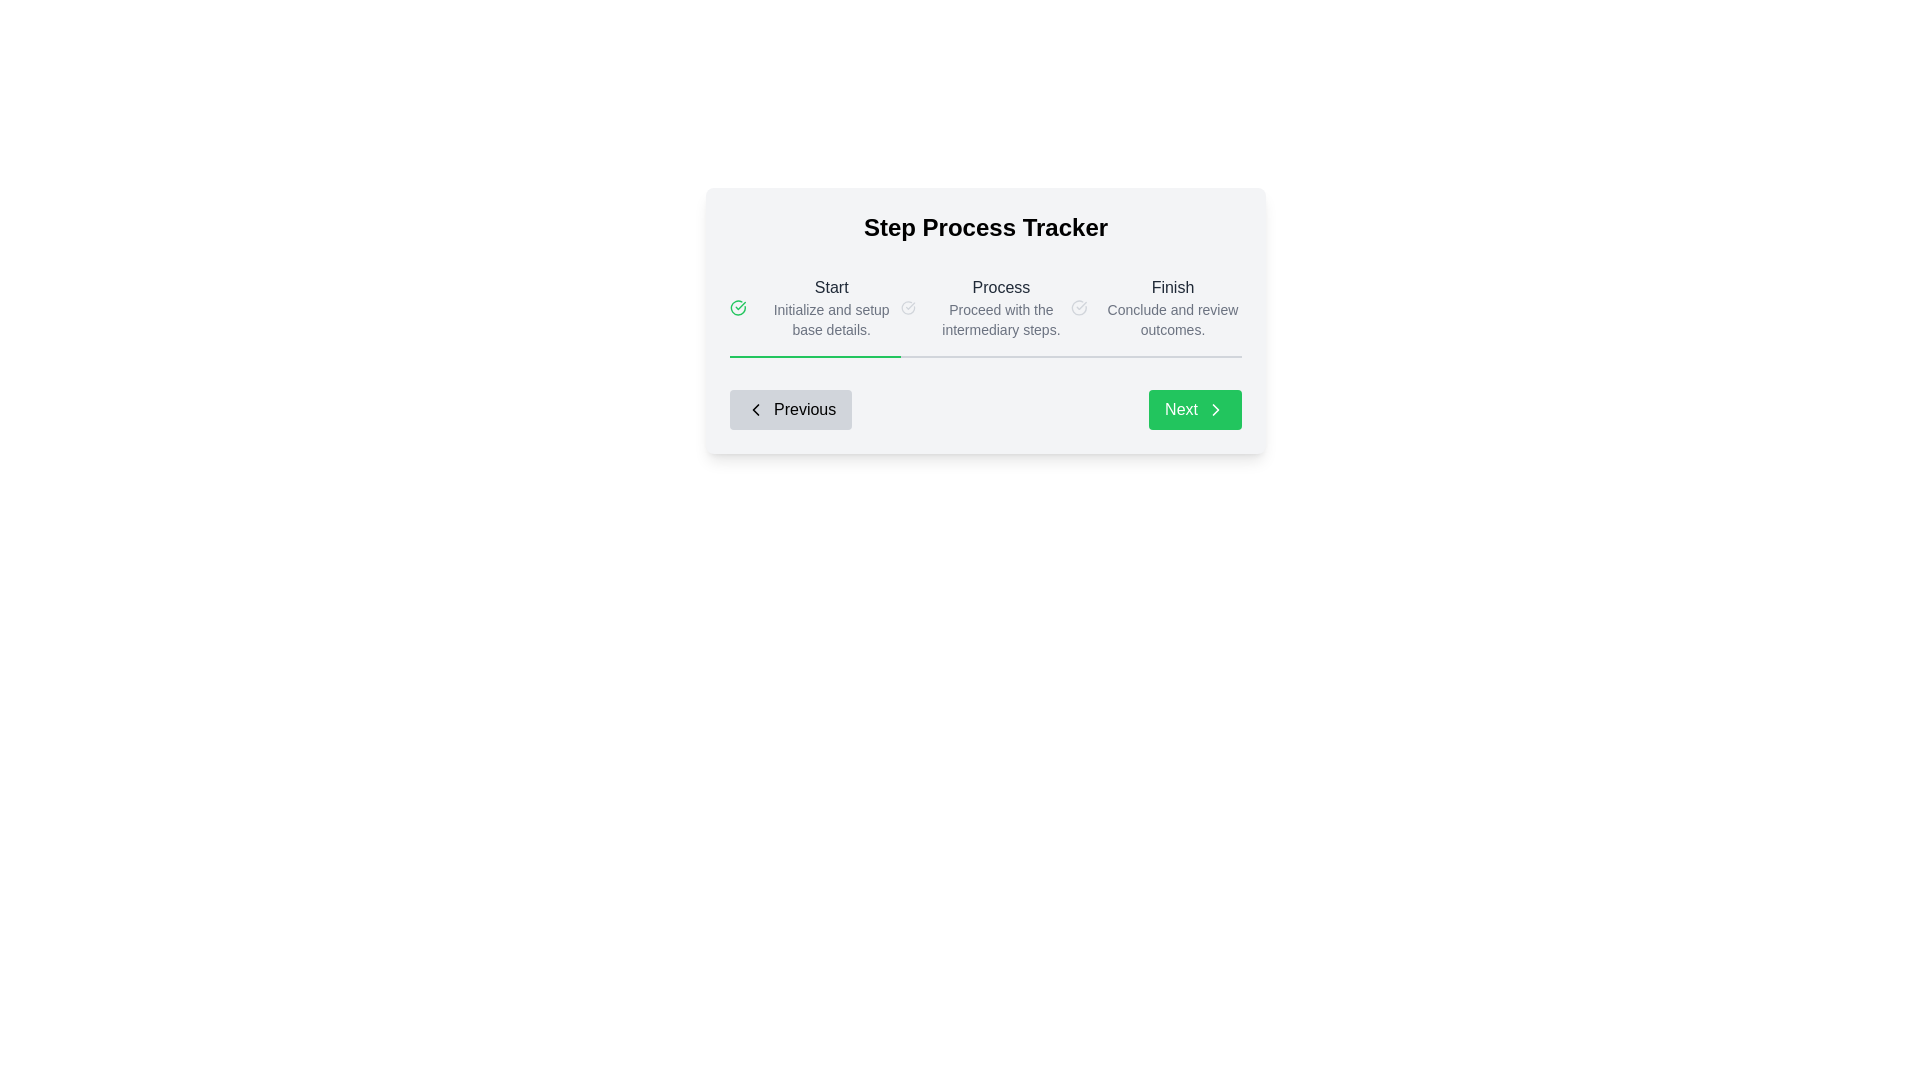  What do you see at coordinates (1172, 308) in the screenshot?
I see `text content of the third text block in the process tracker, which is bold and says 'Finish', followed by a smaller text 'Conclude and review outcomes.'` at bounding box center [1172, 308].